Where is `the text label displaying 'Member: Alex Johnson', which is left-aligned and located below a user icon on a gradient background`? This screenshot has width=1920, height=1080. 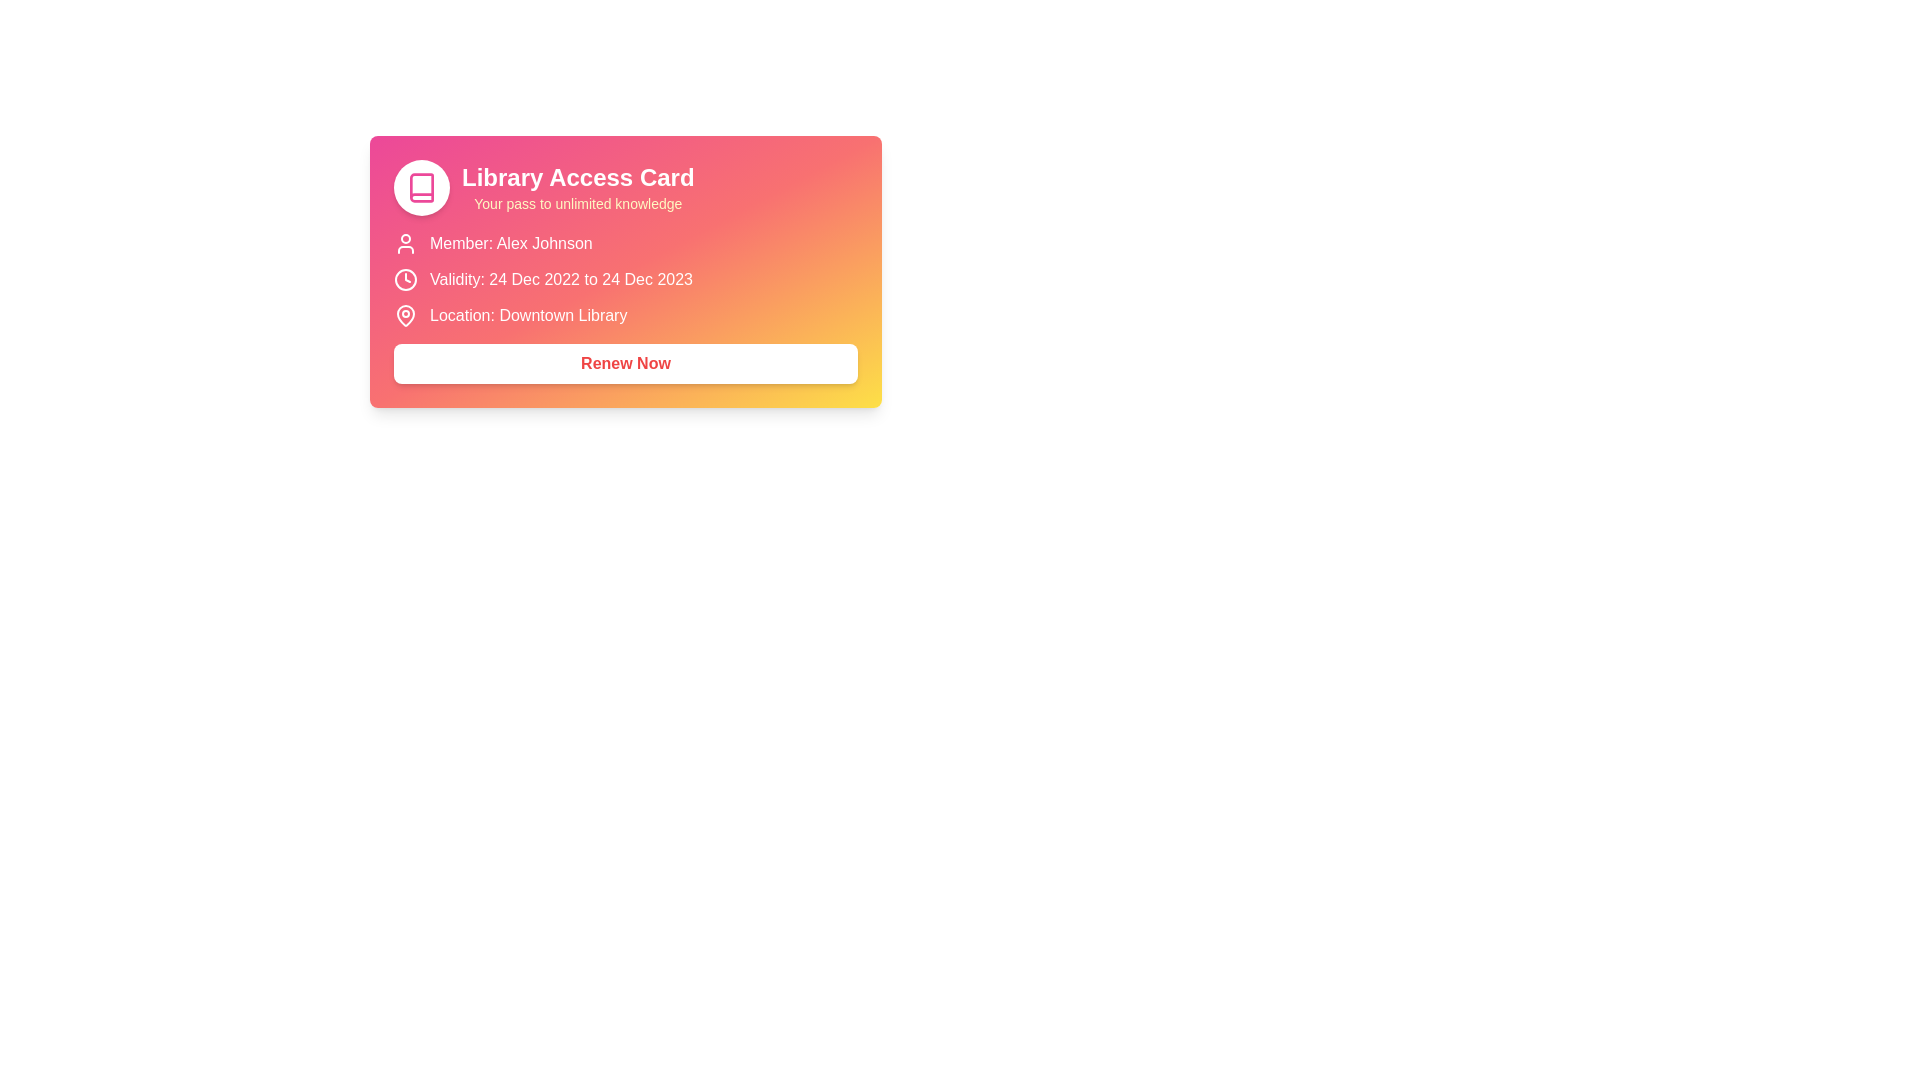 the text label displaying 'Member: Alex Johnson', which is left-aligned and located below a user icon on a gradient background is located at coordinates (511, 242).